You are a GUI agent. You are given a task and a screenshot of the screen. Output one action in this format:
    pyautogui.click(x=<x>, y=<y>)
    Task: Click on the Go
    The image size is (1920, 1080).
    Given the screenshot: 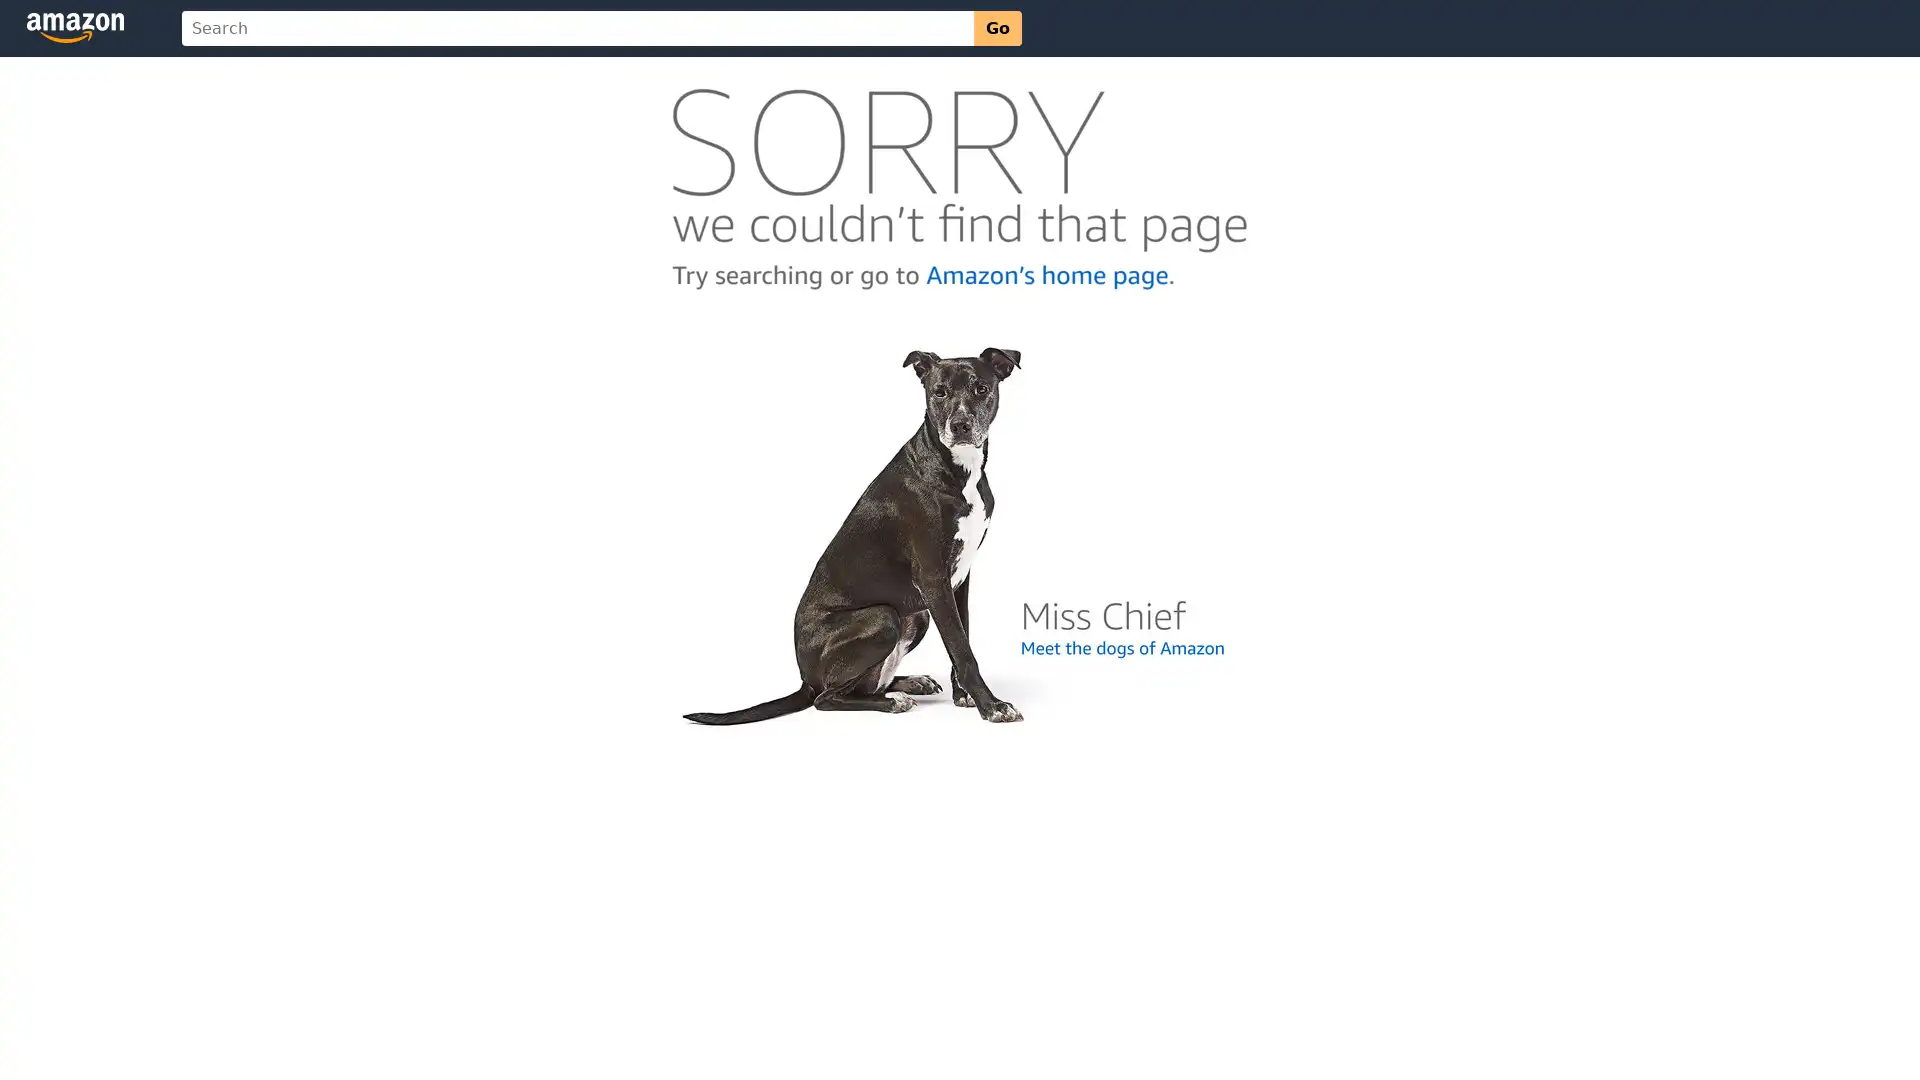 What is the action you would take?
    pyautogui.click(x=998, y=28)
    